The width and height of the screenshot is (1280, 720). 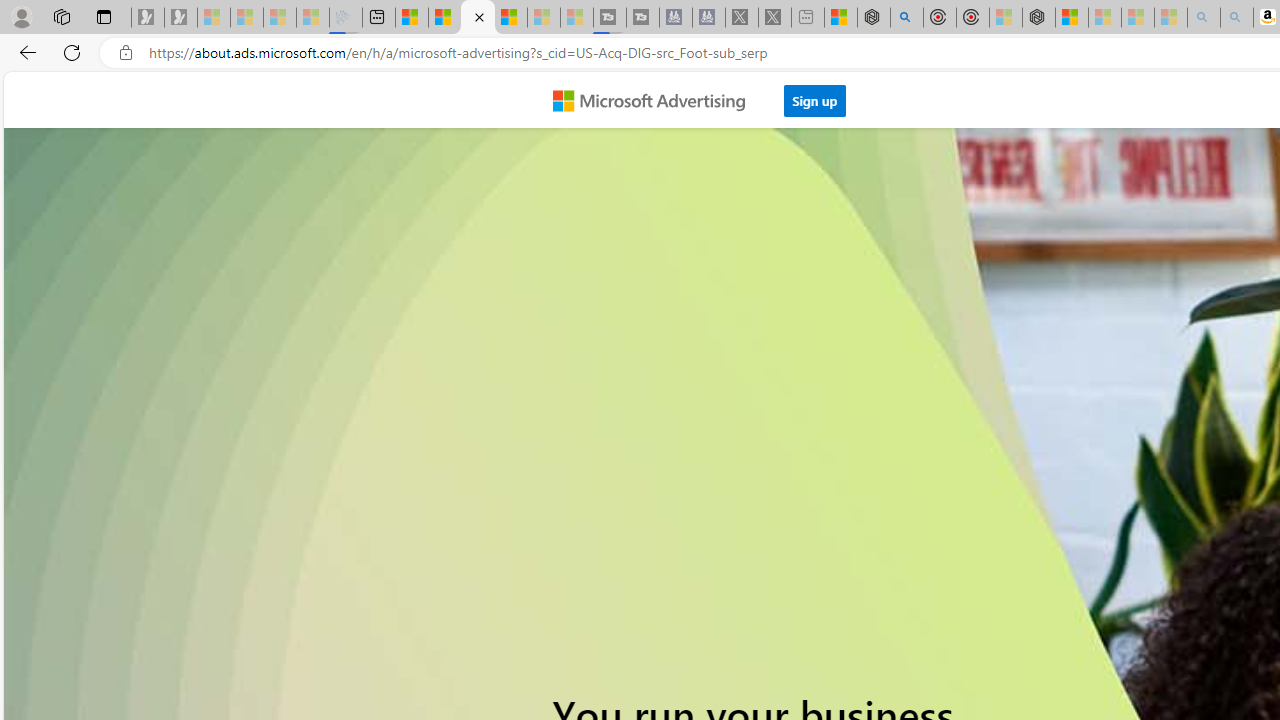 What do you see at coordinates (774, 17) in the screenshot?
I see `'X - Sleeping'` at bounding box center [774, 17].